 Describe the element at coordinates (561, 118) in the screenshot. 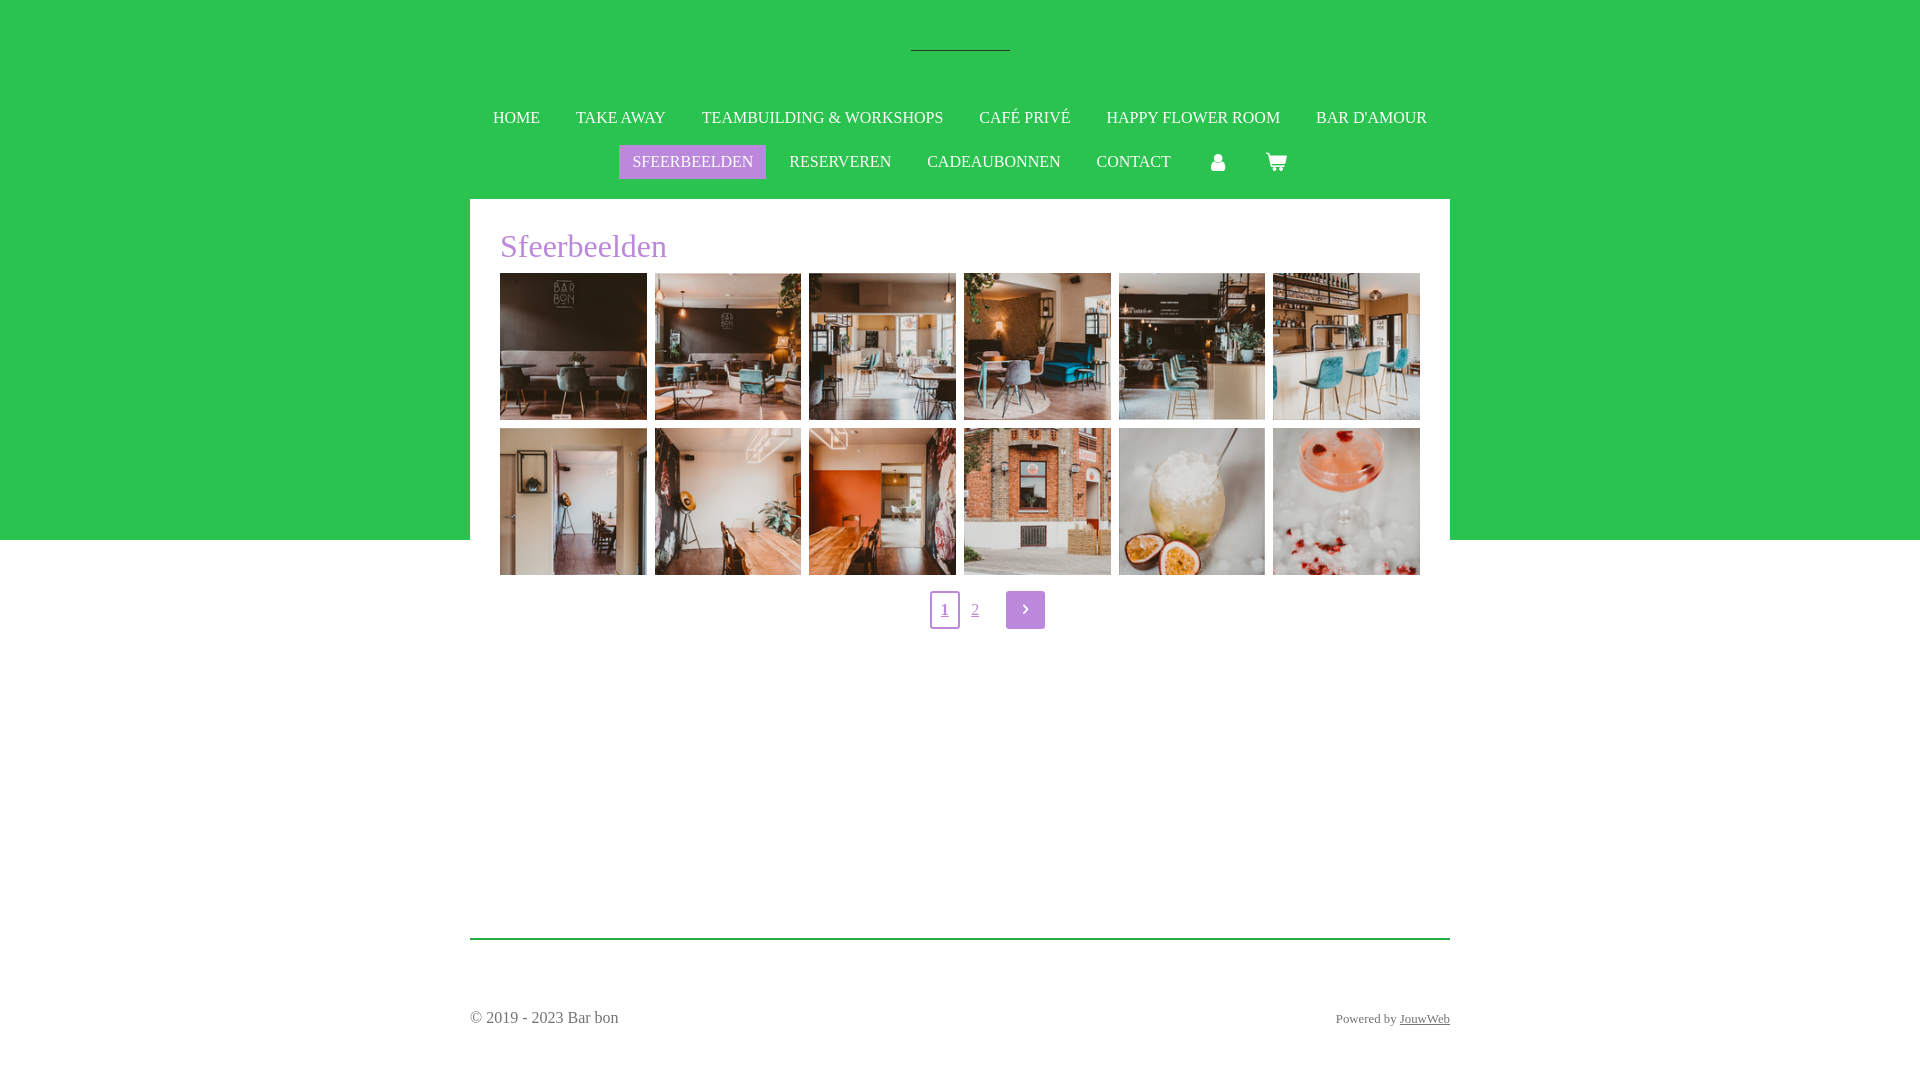

I see `'TAKE AWAY'` at that location.